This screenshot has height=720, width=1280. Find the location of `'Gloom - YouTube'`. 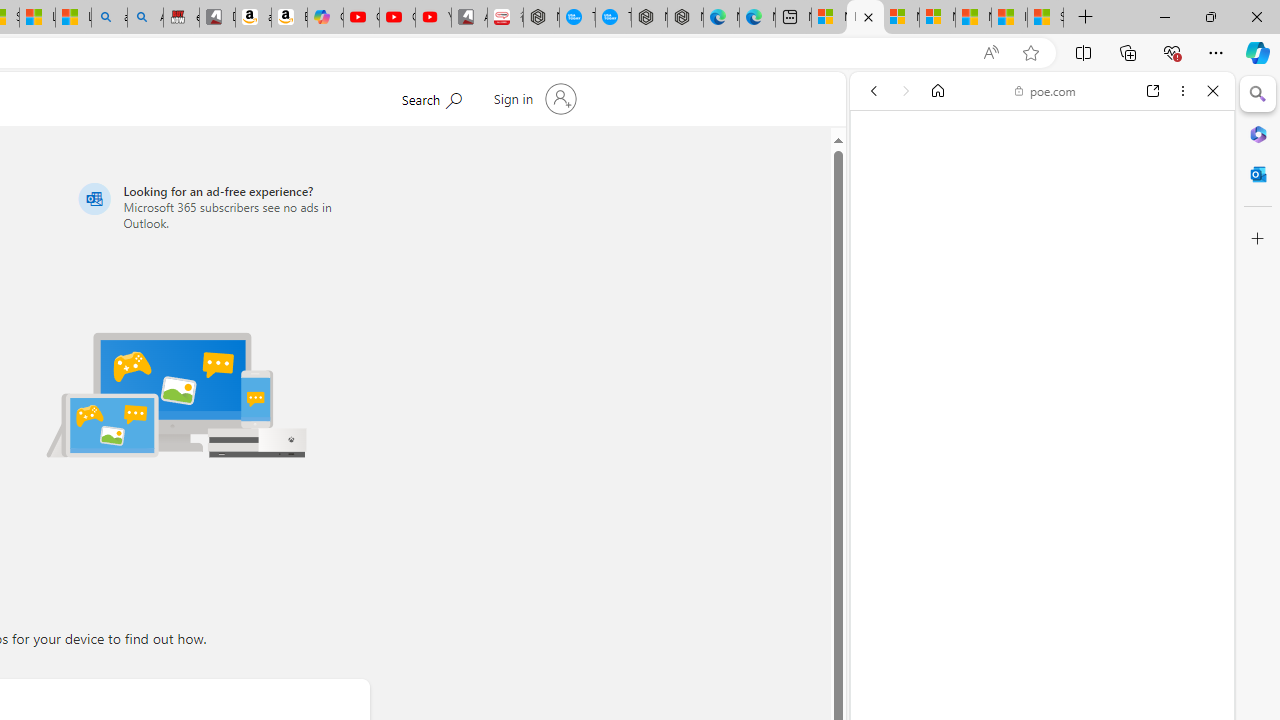

'Gloom - YouTube' is located at coordinates (397, 17).